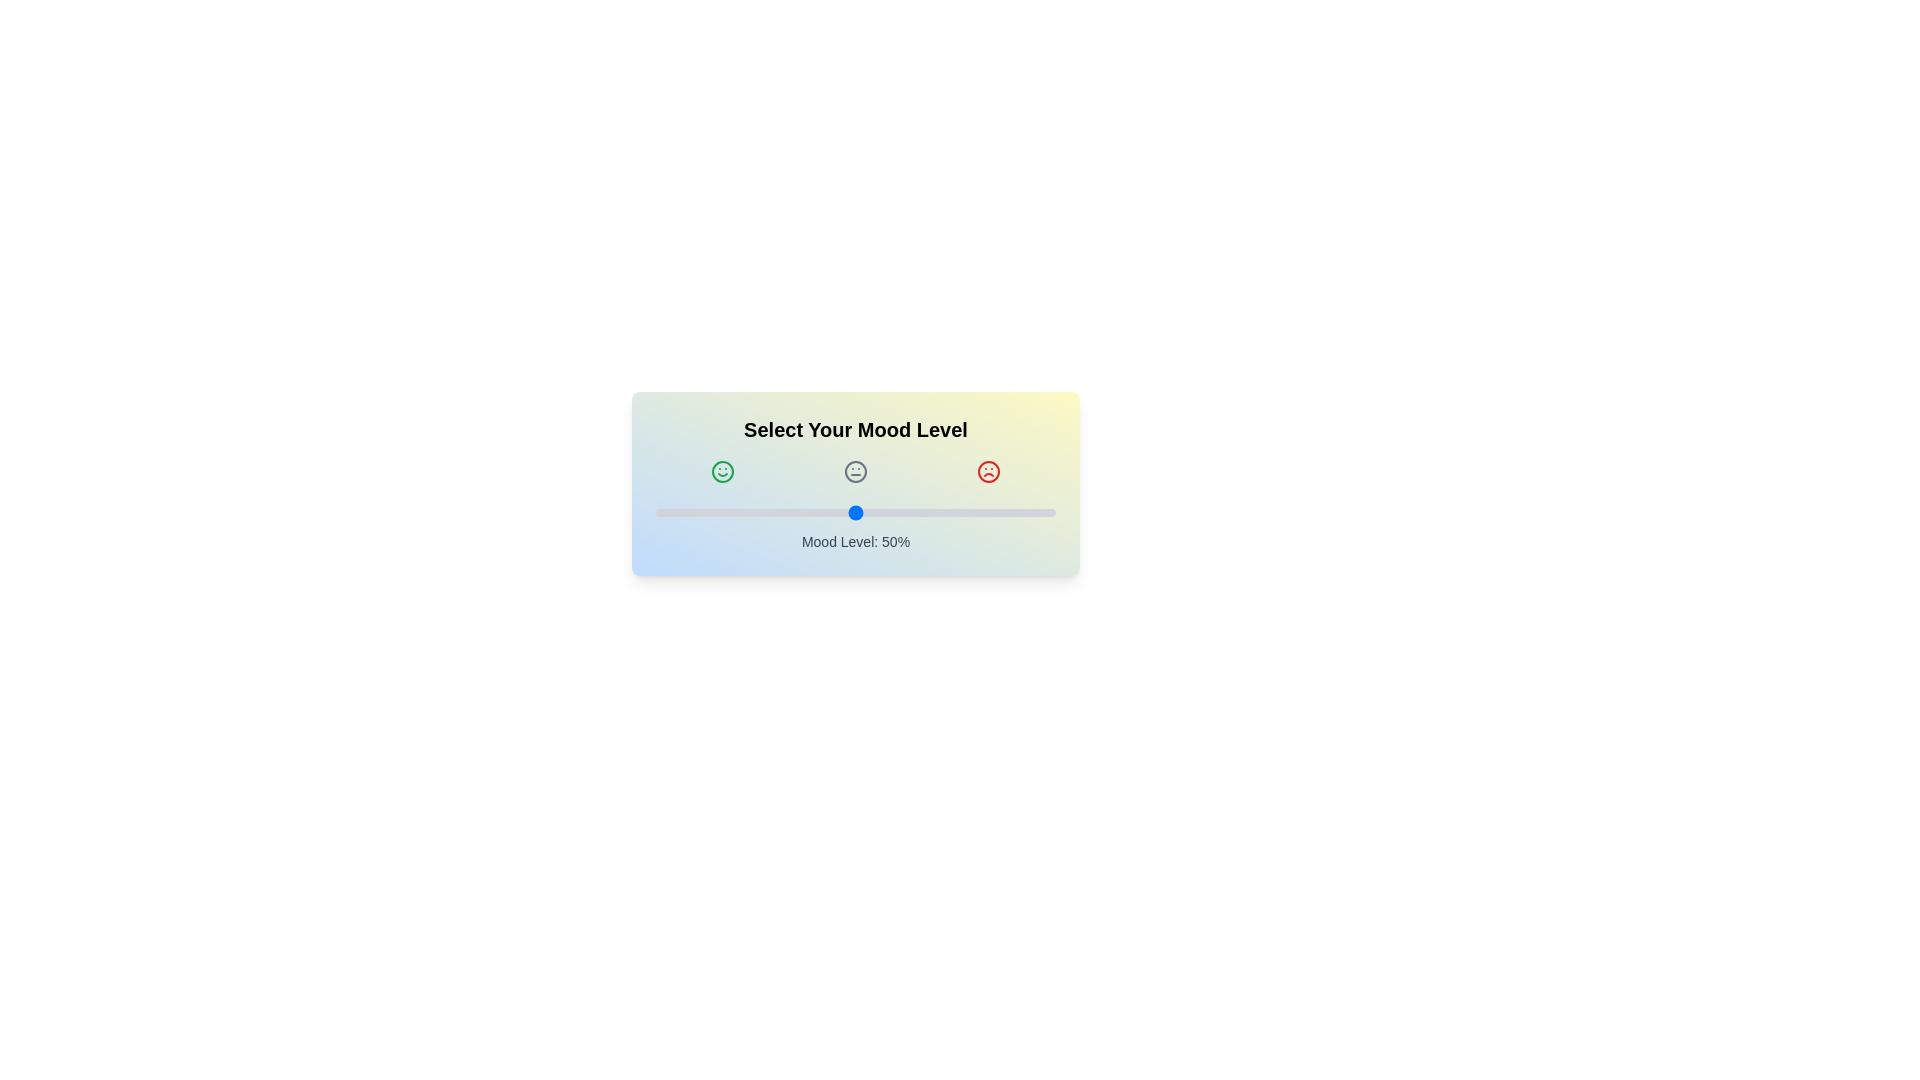  Describe the element at coordinates (727, 512) in the screenshot. I see `the mood level` at that location.